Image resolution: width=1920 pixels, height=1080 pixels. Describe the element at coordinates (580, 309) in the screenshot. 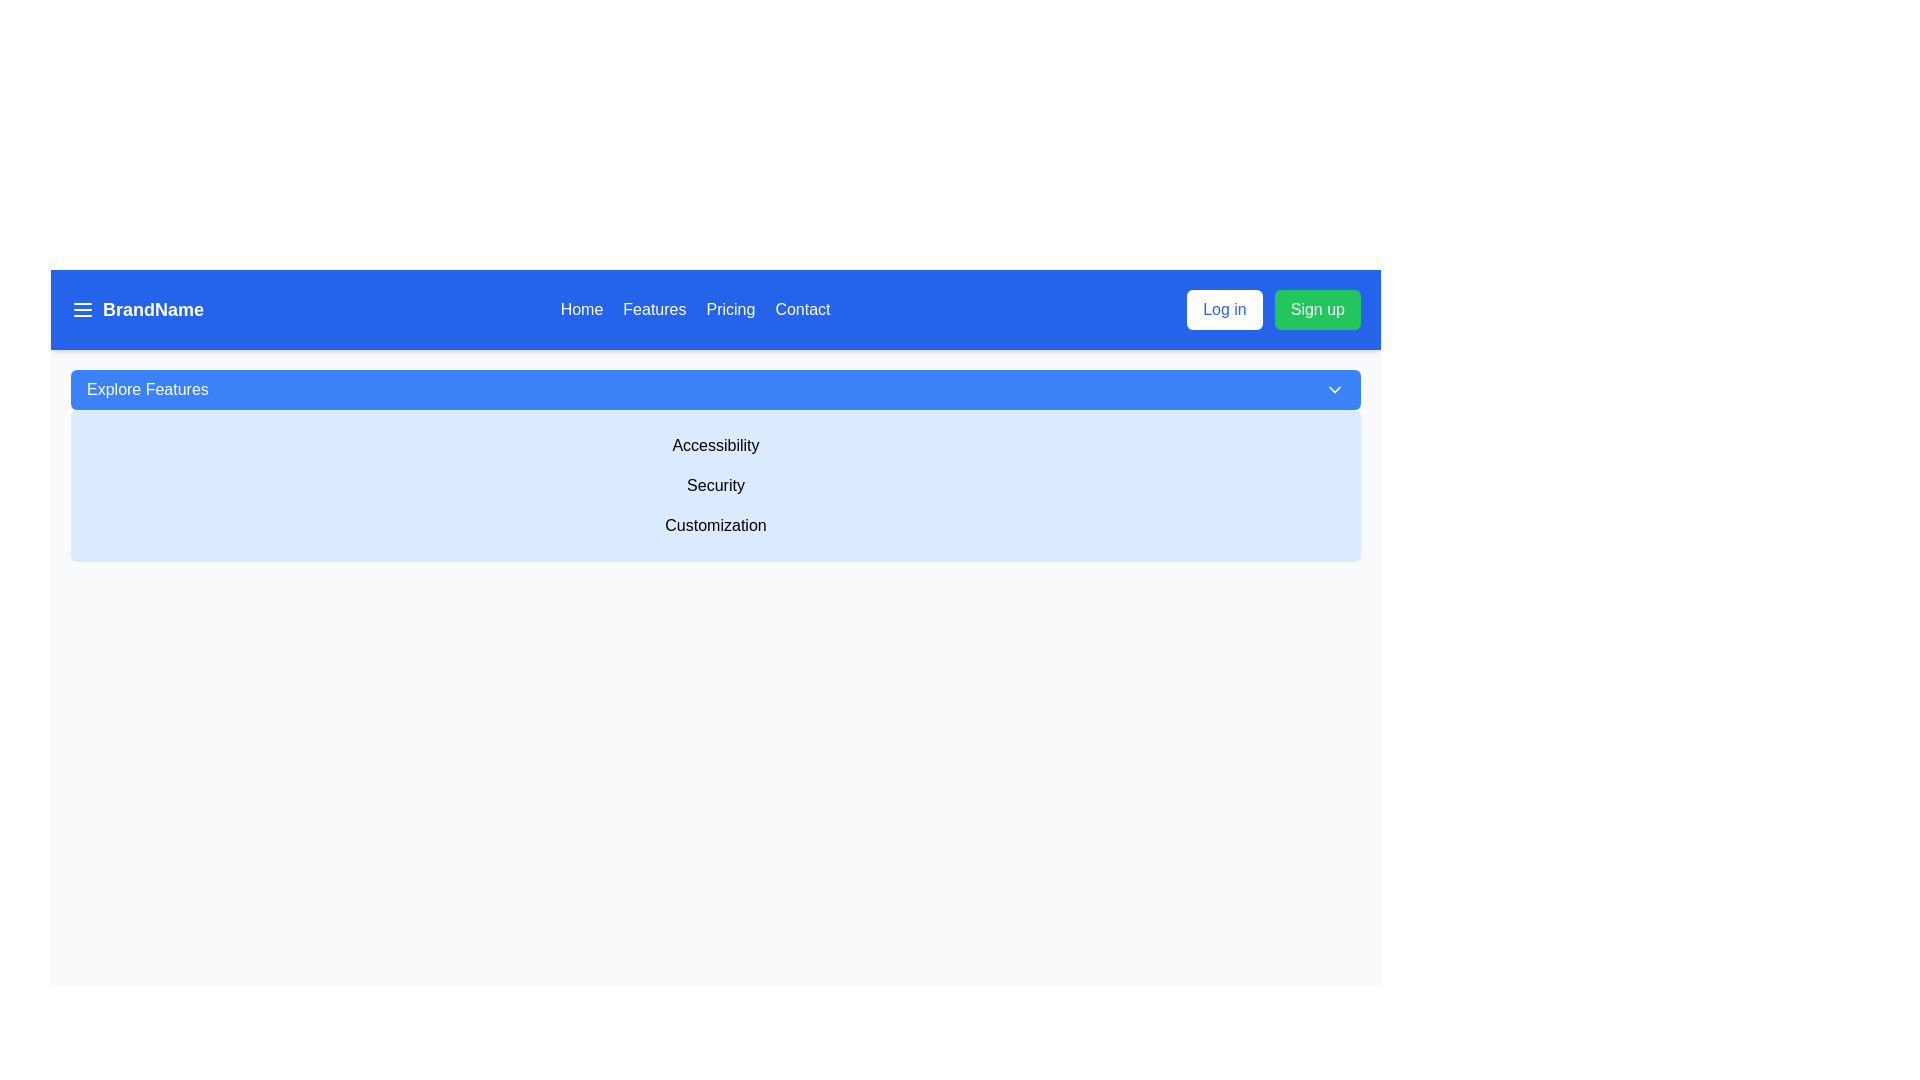

I see `the 'Home' text-based navigational link, which is styled with a white font on a blue background` at that location.